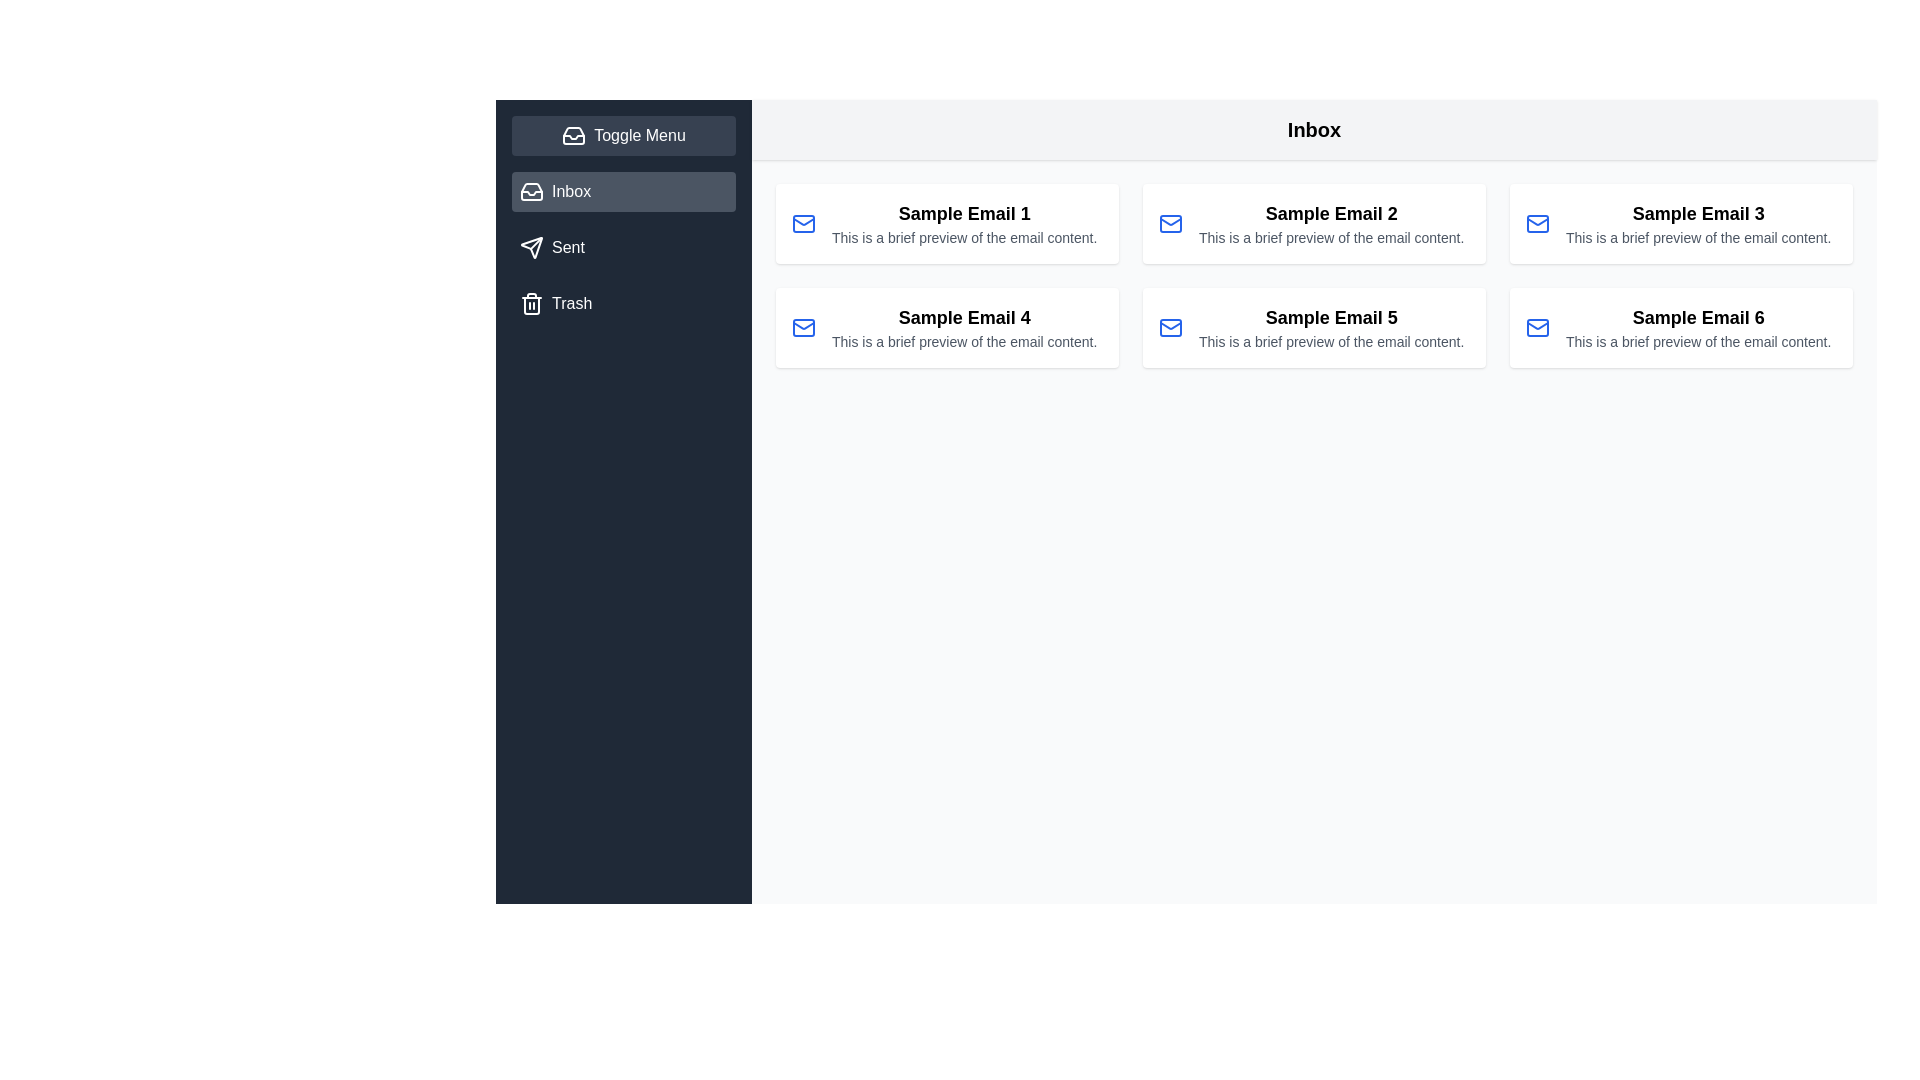 The height and width of the screenshot is (1080, 1920). What do you see at coordinates (532, 246) in the screenshot?
I see `the paper plane icon styled as an outline, located to the left of the 'Sent' label in the vertical navigation menu` at bounding box center [532, 246].